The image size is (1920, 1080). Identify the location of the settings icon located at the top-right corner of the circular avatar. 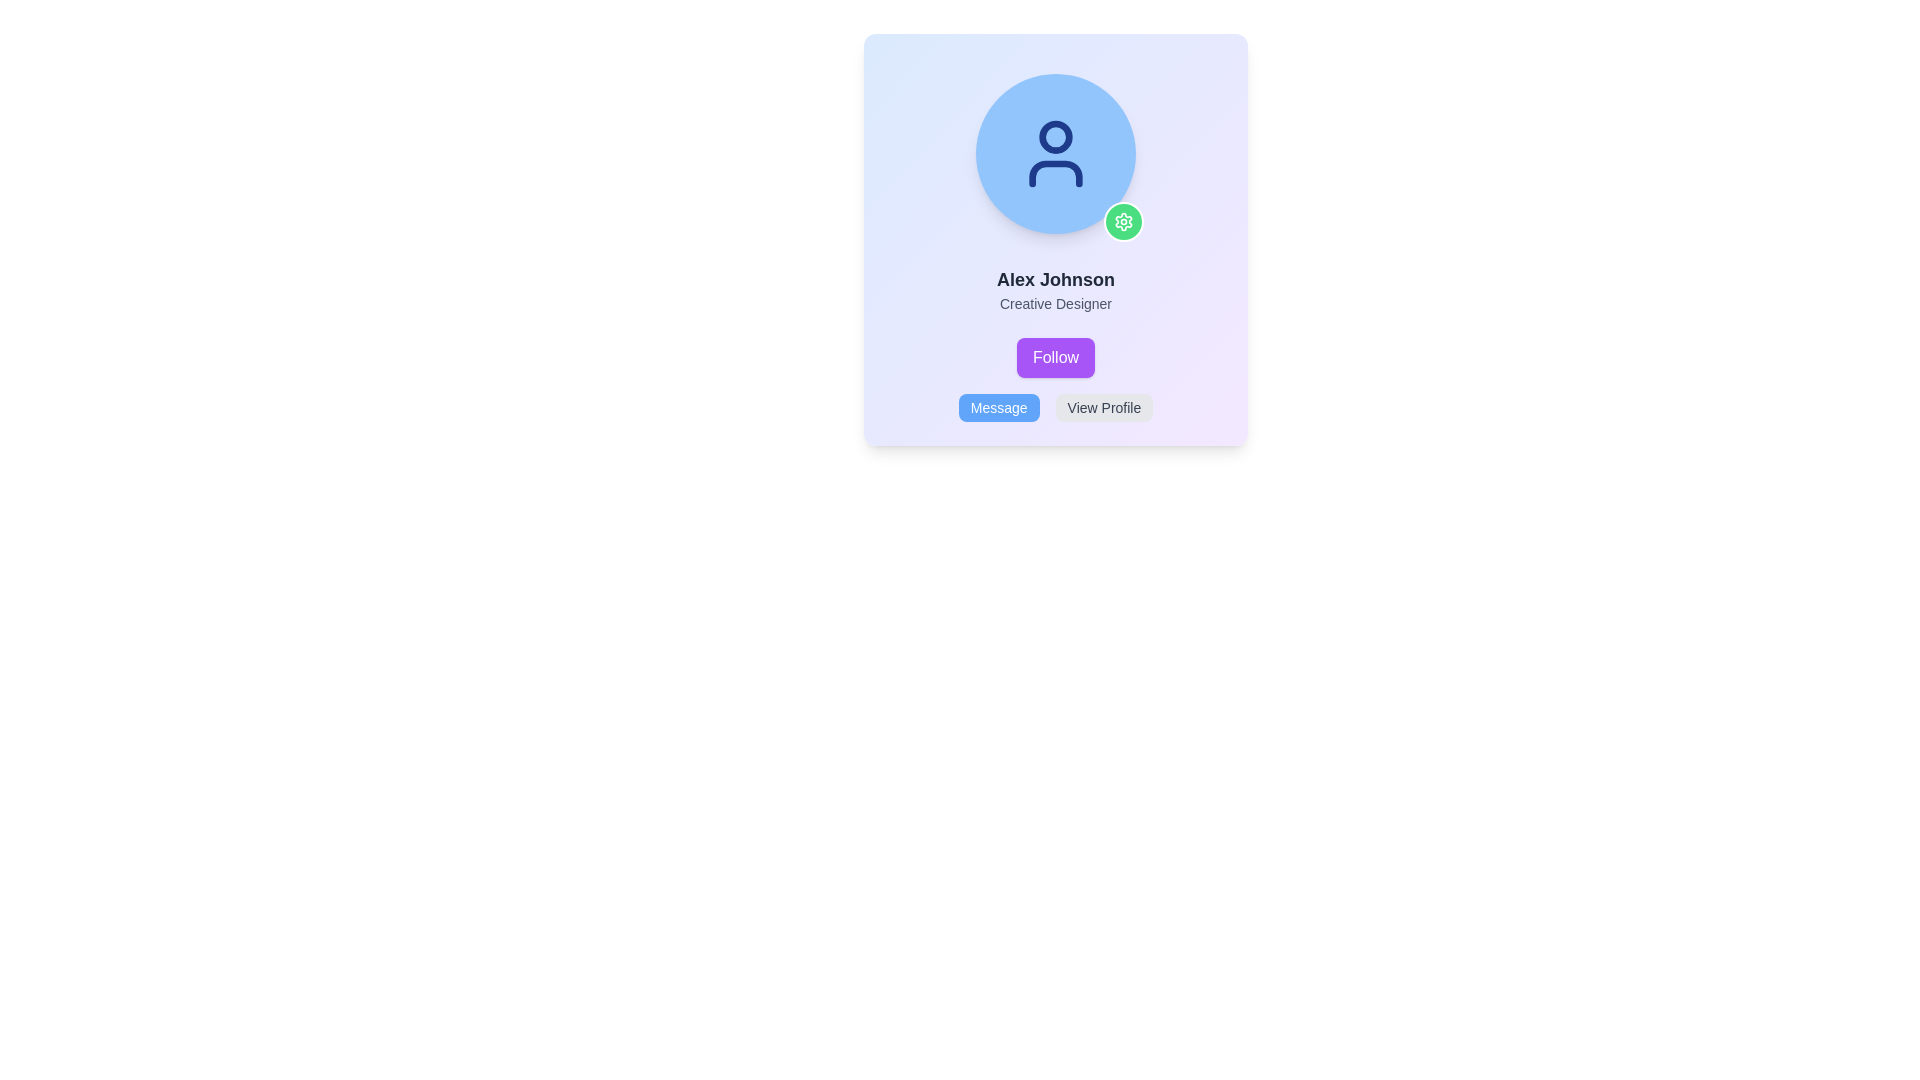
(1123, 222).